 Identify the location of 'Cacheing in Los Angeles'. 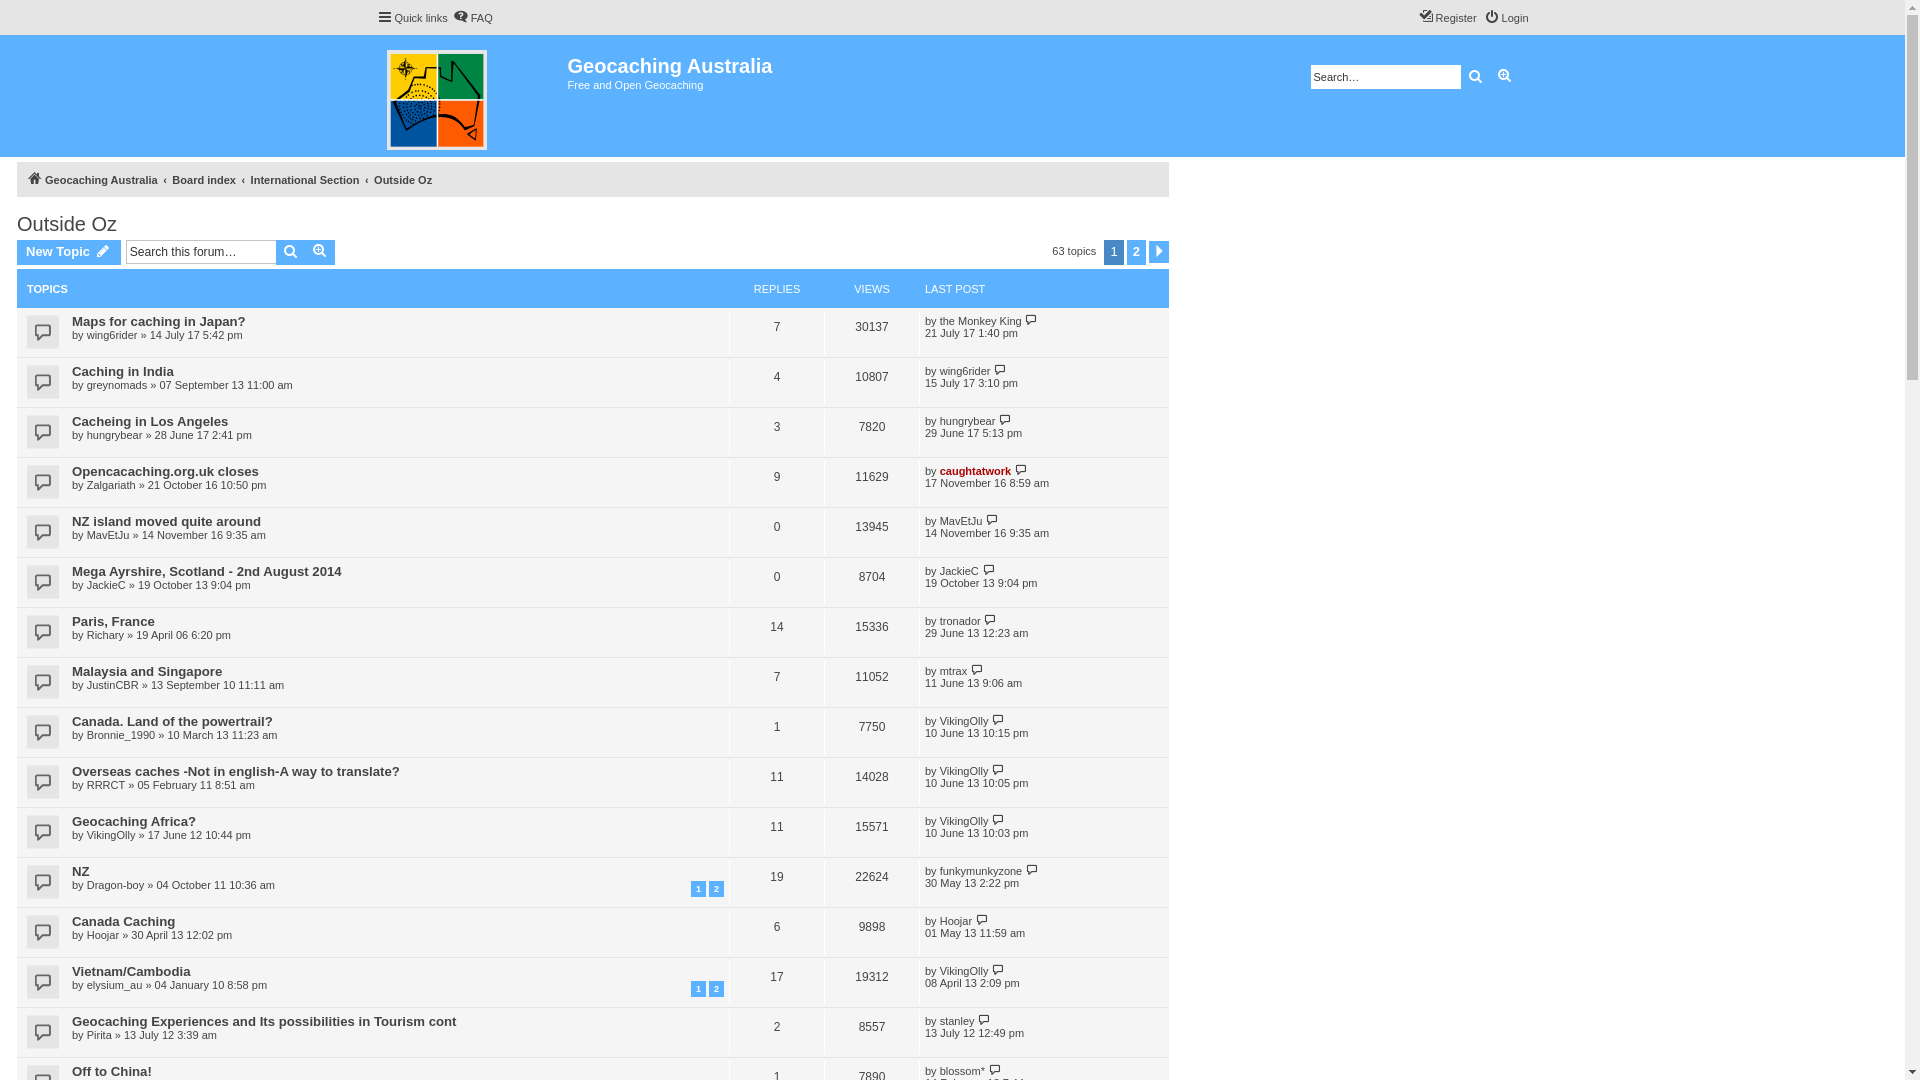
(148, 420).